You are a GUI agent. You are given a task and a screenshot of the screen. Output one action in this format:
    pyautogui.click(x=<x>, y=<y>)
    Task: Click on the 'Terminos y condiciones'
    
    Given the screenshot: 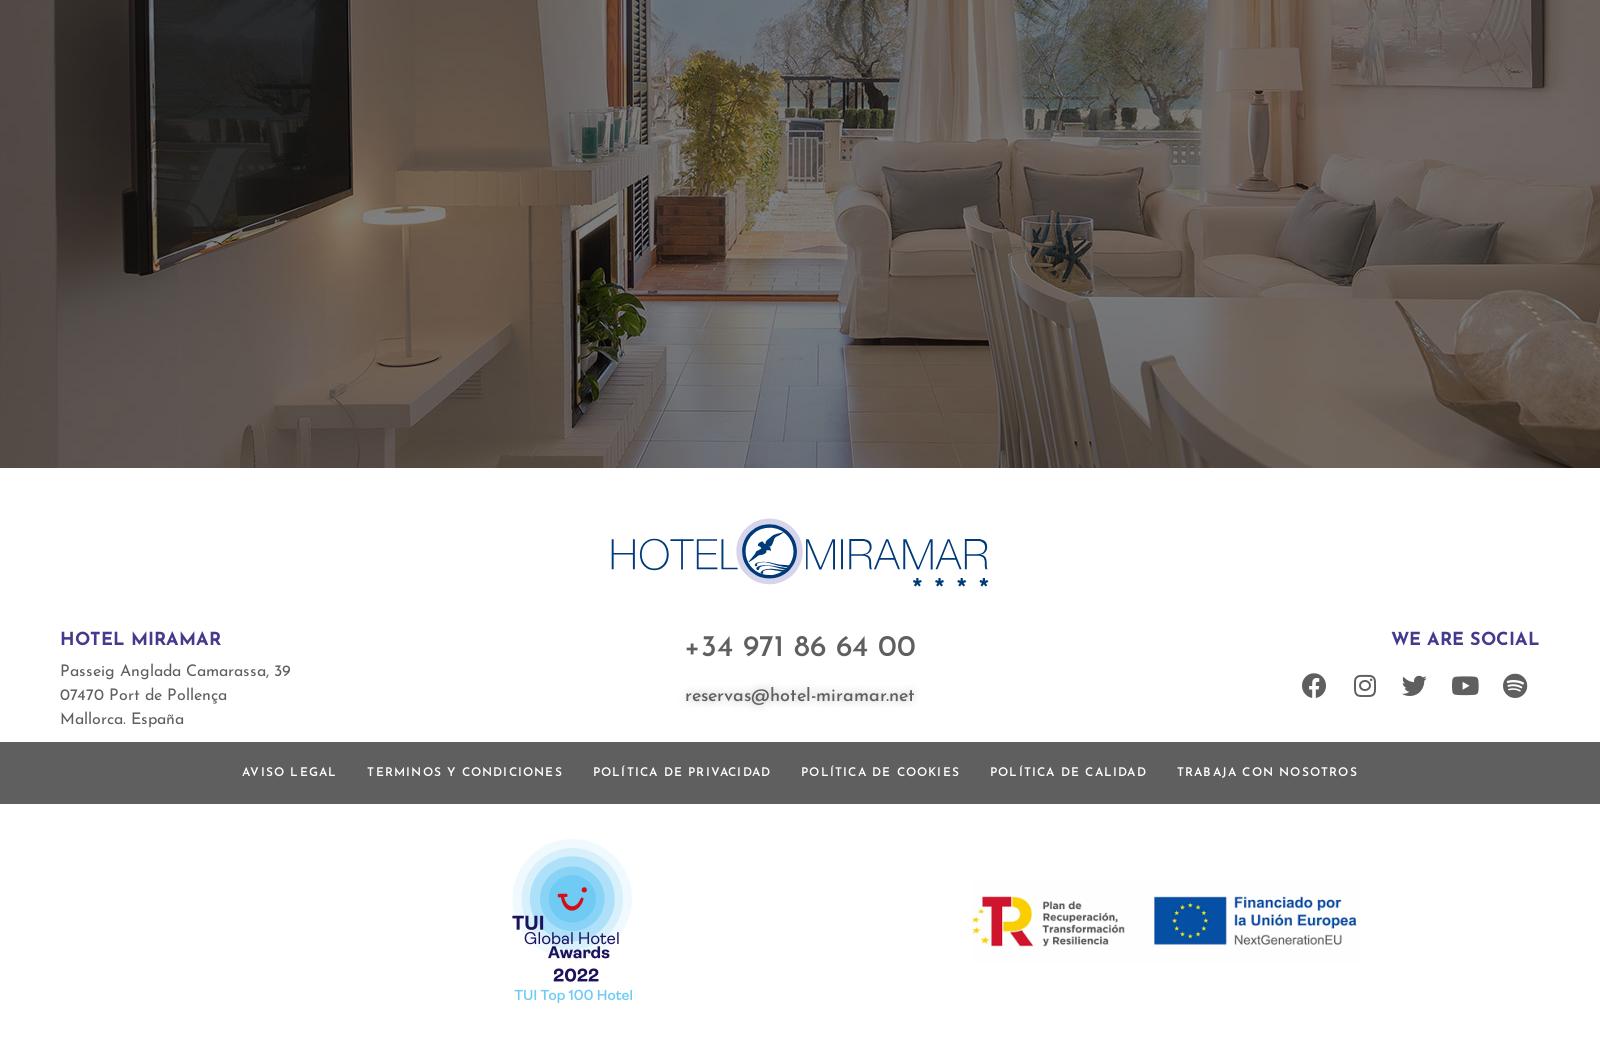 What is the action you would take?
    pyautogui.click(x=463, y=771)
    